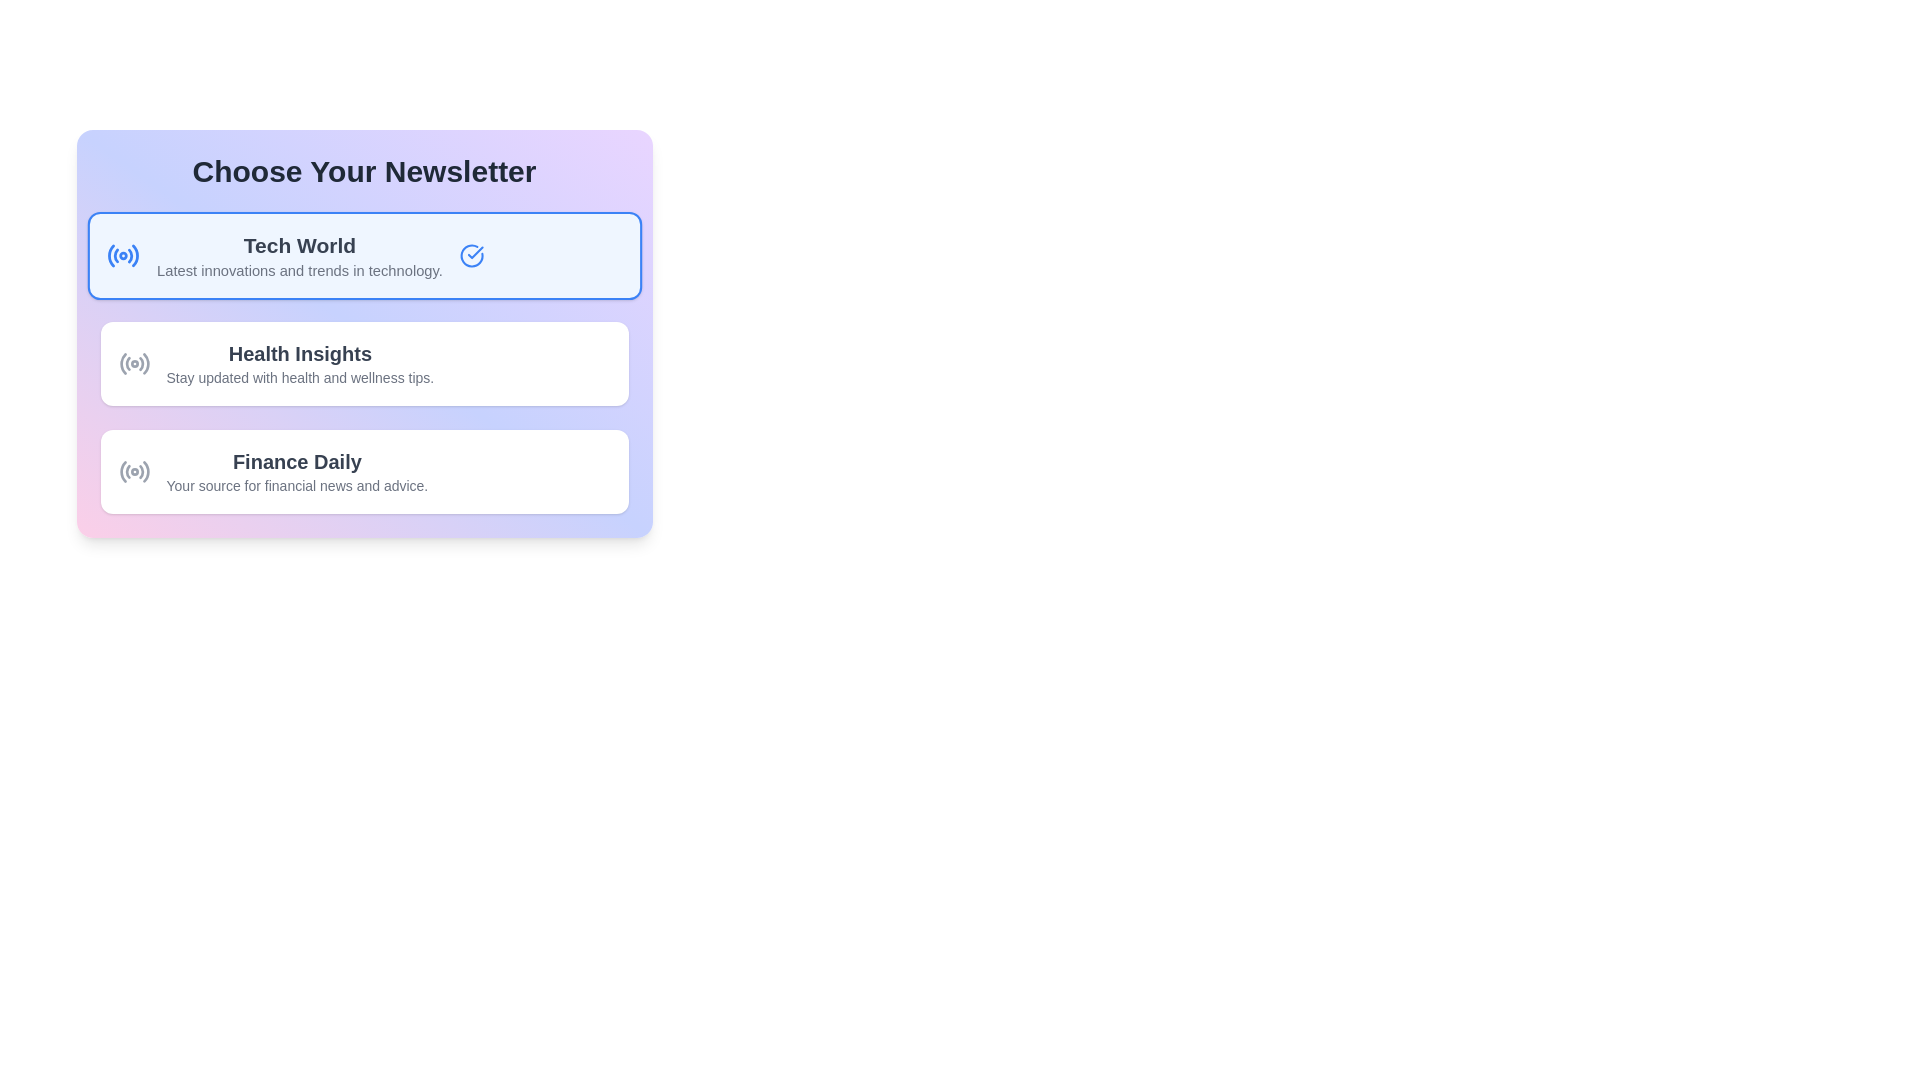 The image size is (1920, 1080). I want to click on the 'Health Insights' newsletter icon, which is located to the left of the text label and is part of a list of subscription choices, so click(122, 363).